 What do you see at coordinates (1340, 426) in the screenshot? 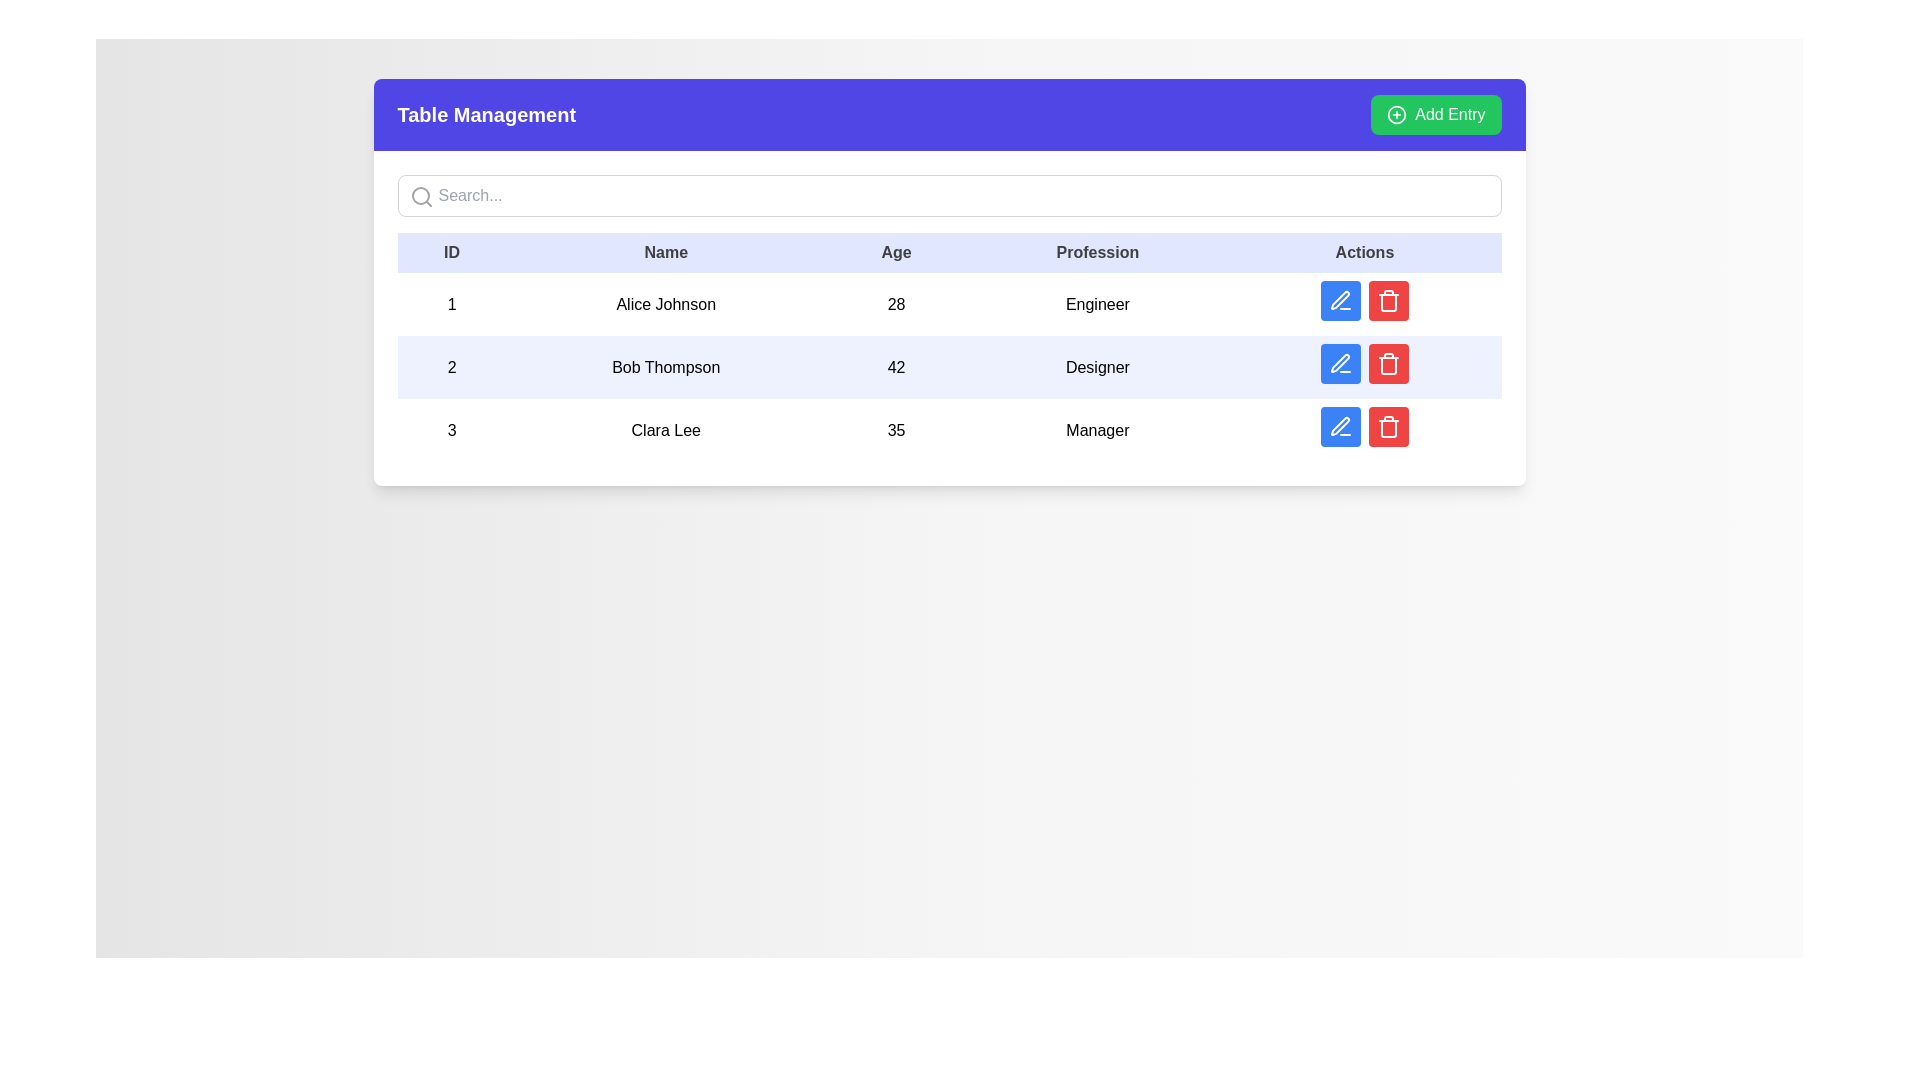
I see `the blue button with a white pen icon located in the 'Actions' column of the third row in the data table` at bounding box center [1340, 426].